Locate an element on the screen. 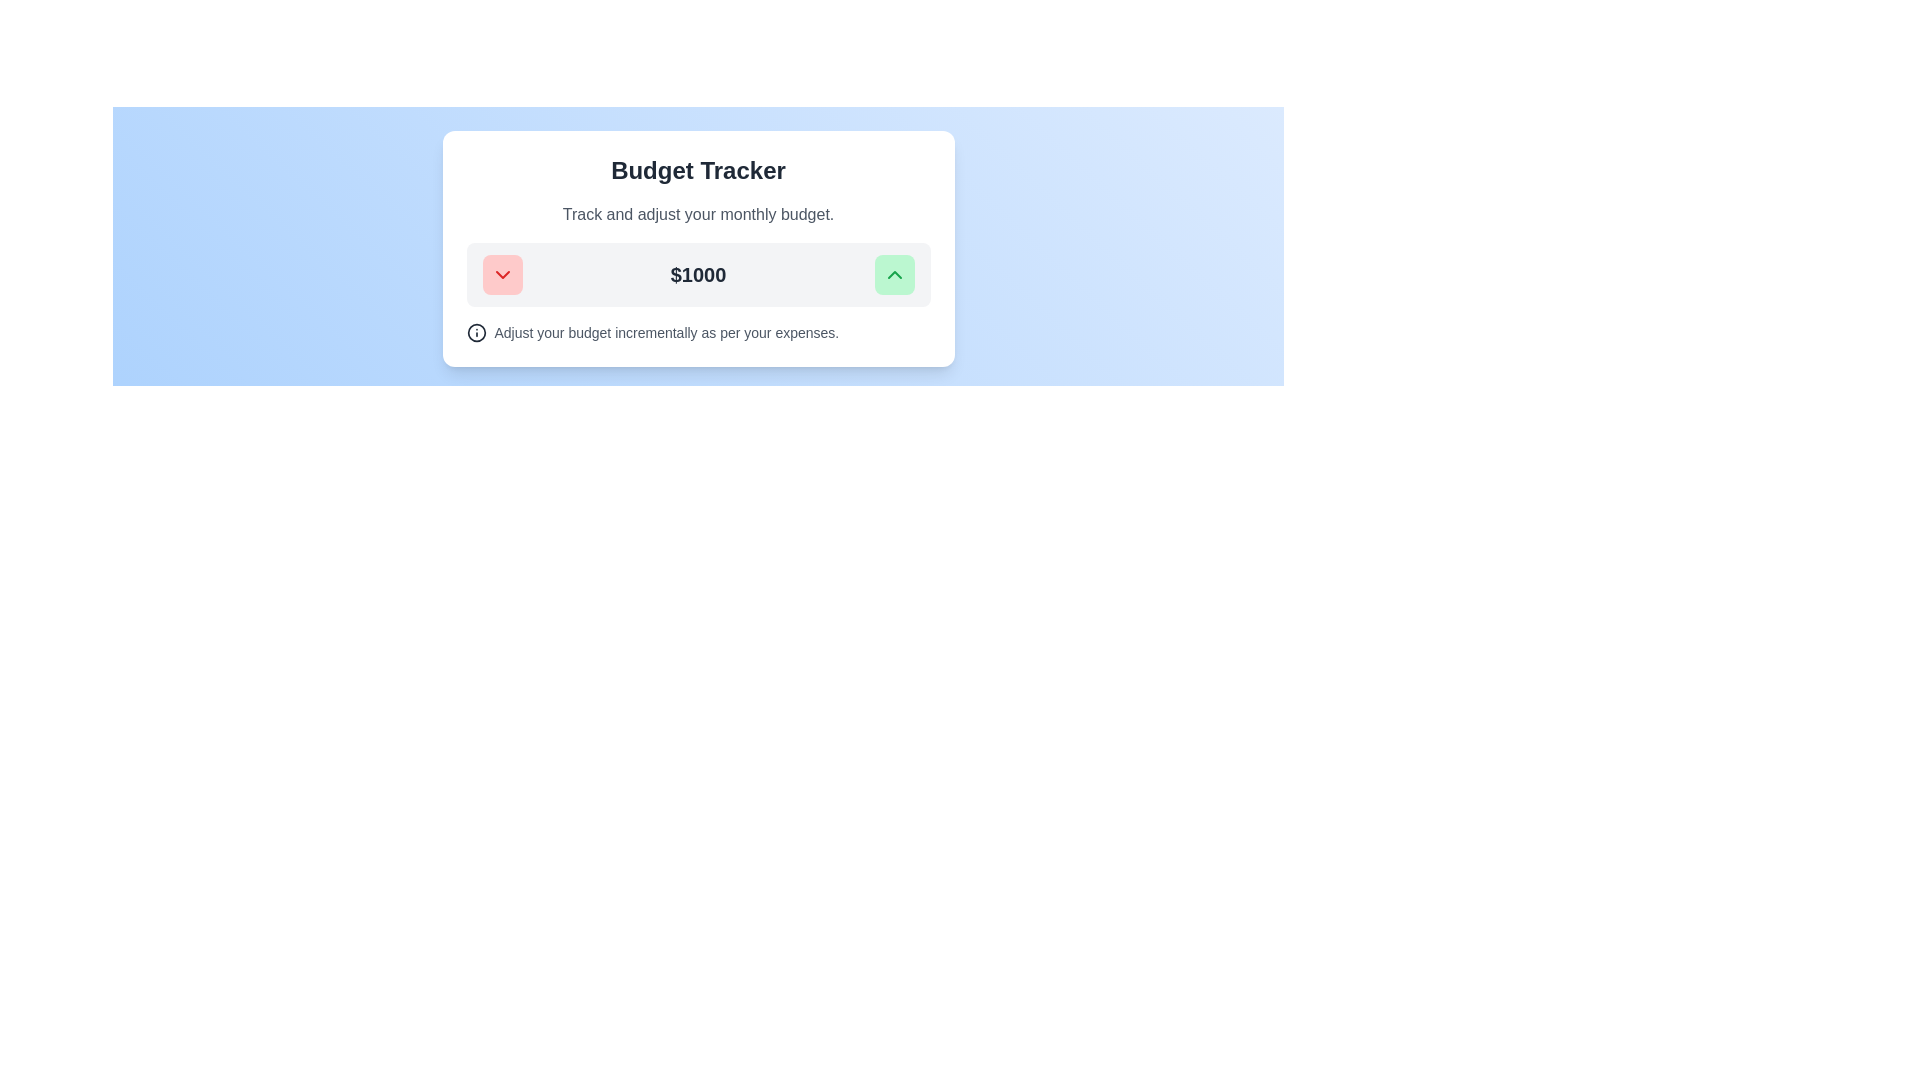  the text display box showing '$1000', which is a rectangle with rounded corners and a light gray background, located beneath the title 'Budget Tracker' is located at coordinates (698, 274).